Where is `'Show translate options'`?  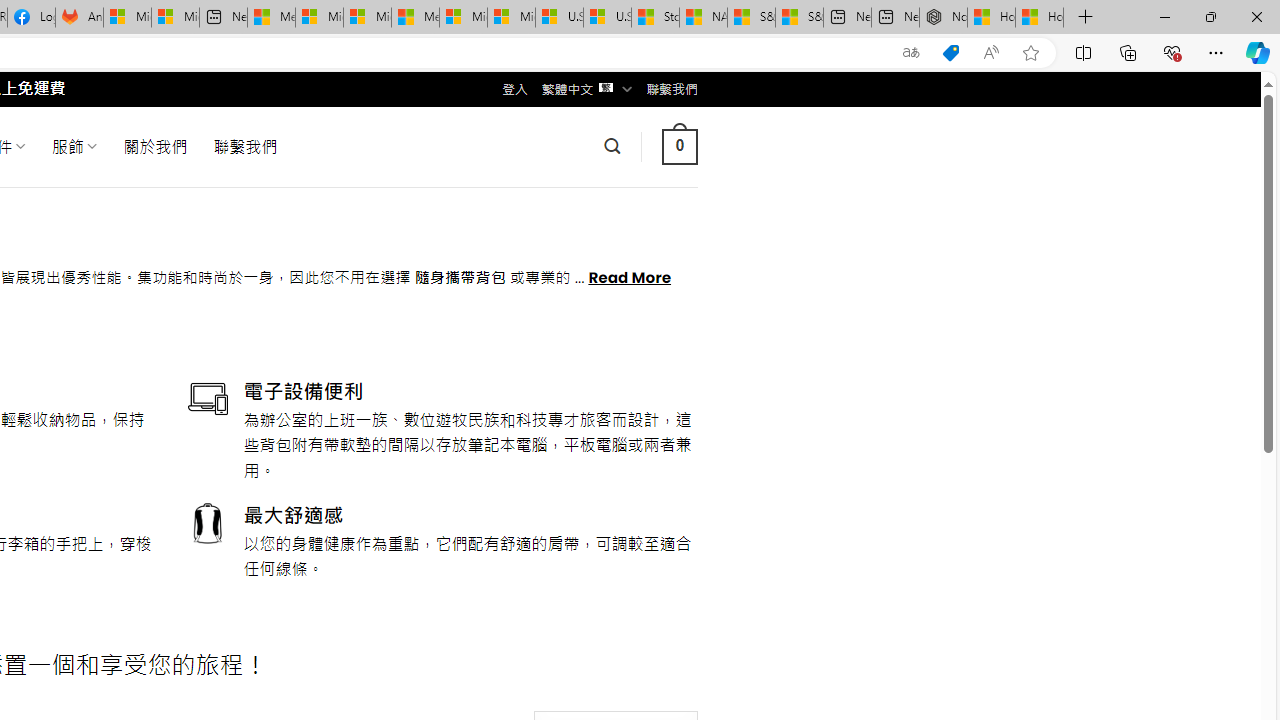
'Show translate options' is located at coordinates (909, 52).